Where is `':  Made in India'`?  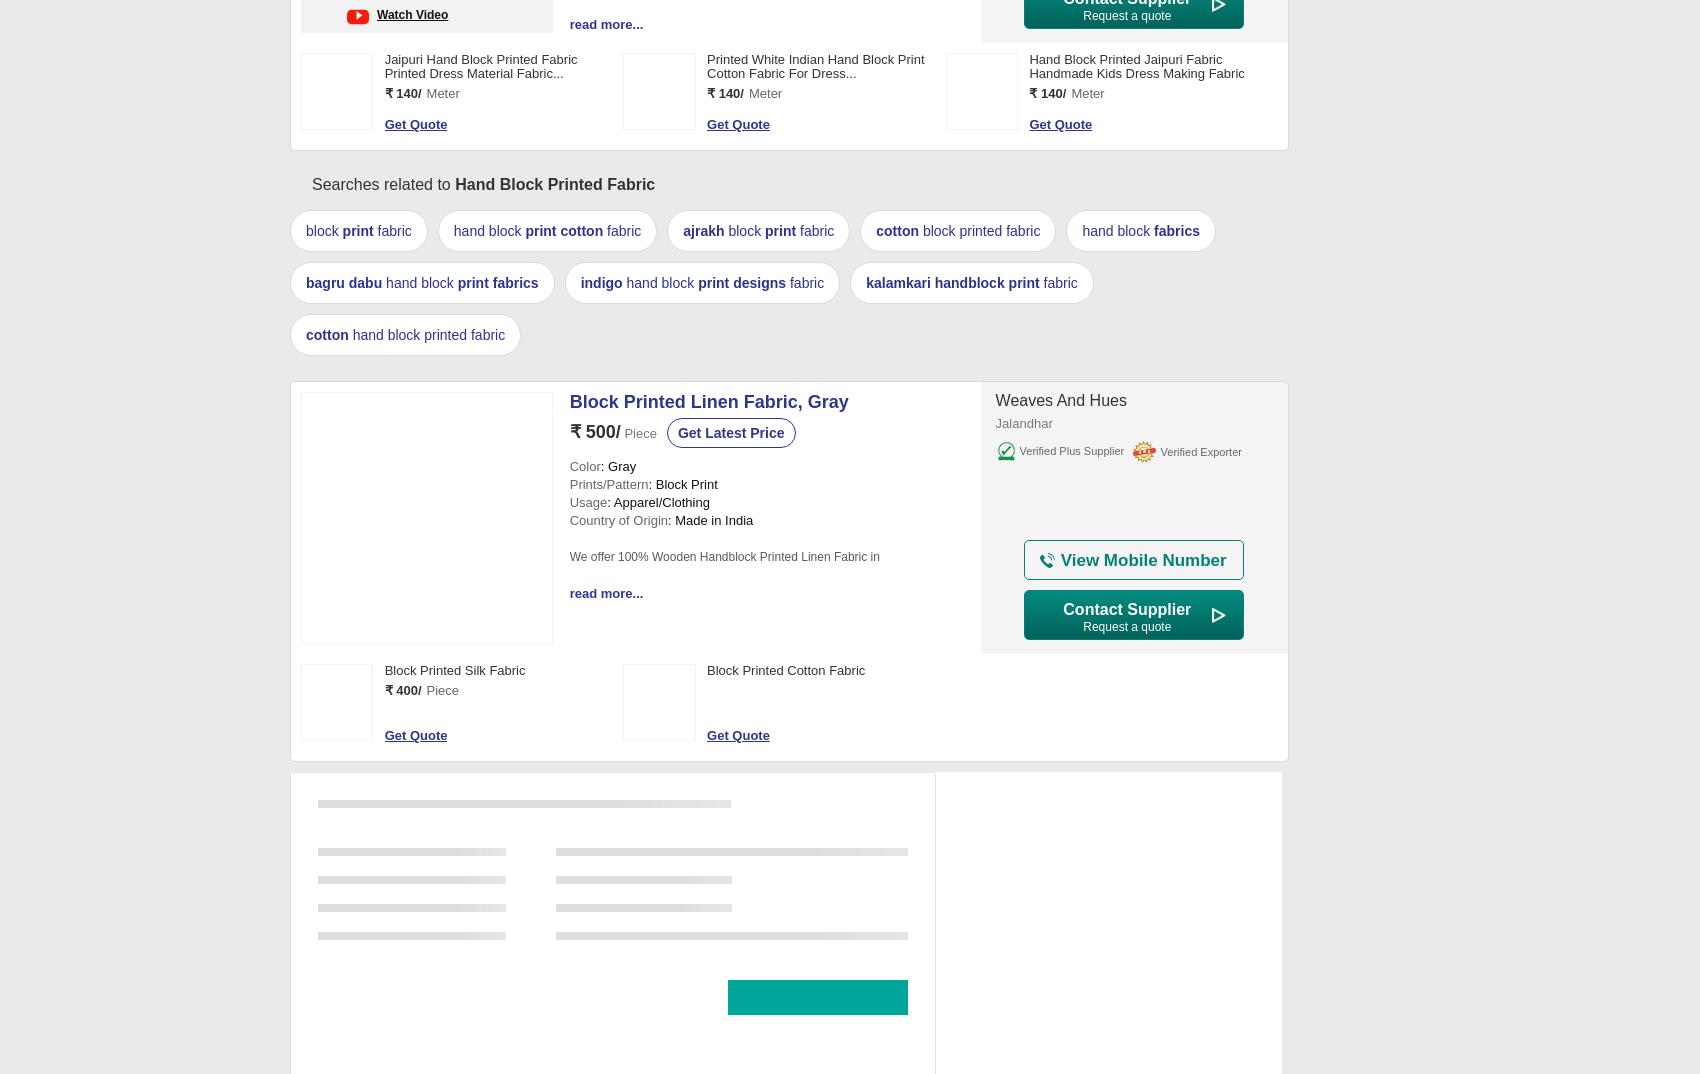
':  Made in India' is located at coordinates (710, 520).